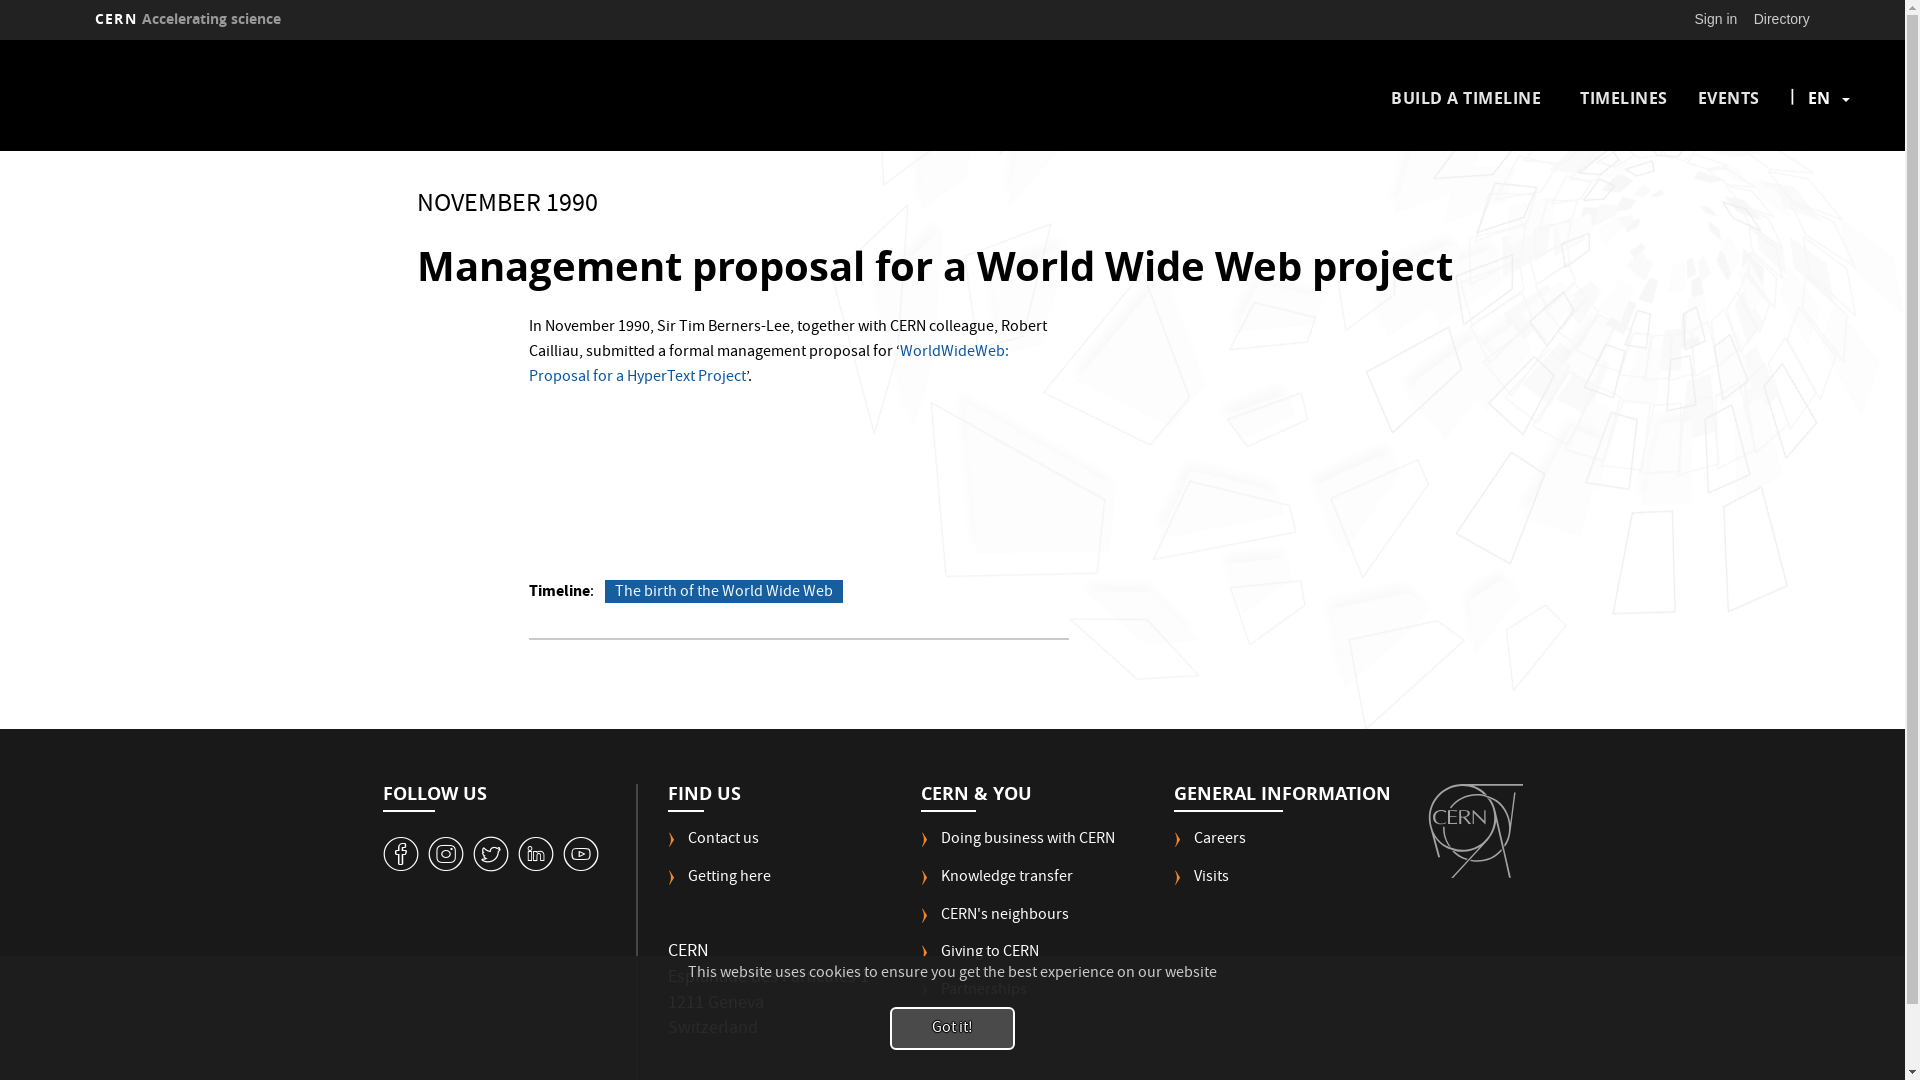 Image resolution: width=1920 pixels, height=1080 pixels. Describe the element at coordinates (997, 885) in the screenshot. I see `'Knowledge transfer'` at that location.